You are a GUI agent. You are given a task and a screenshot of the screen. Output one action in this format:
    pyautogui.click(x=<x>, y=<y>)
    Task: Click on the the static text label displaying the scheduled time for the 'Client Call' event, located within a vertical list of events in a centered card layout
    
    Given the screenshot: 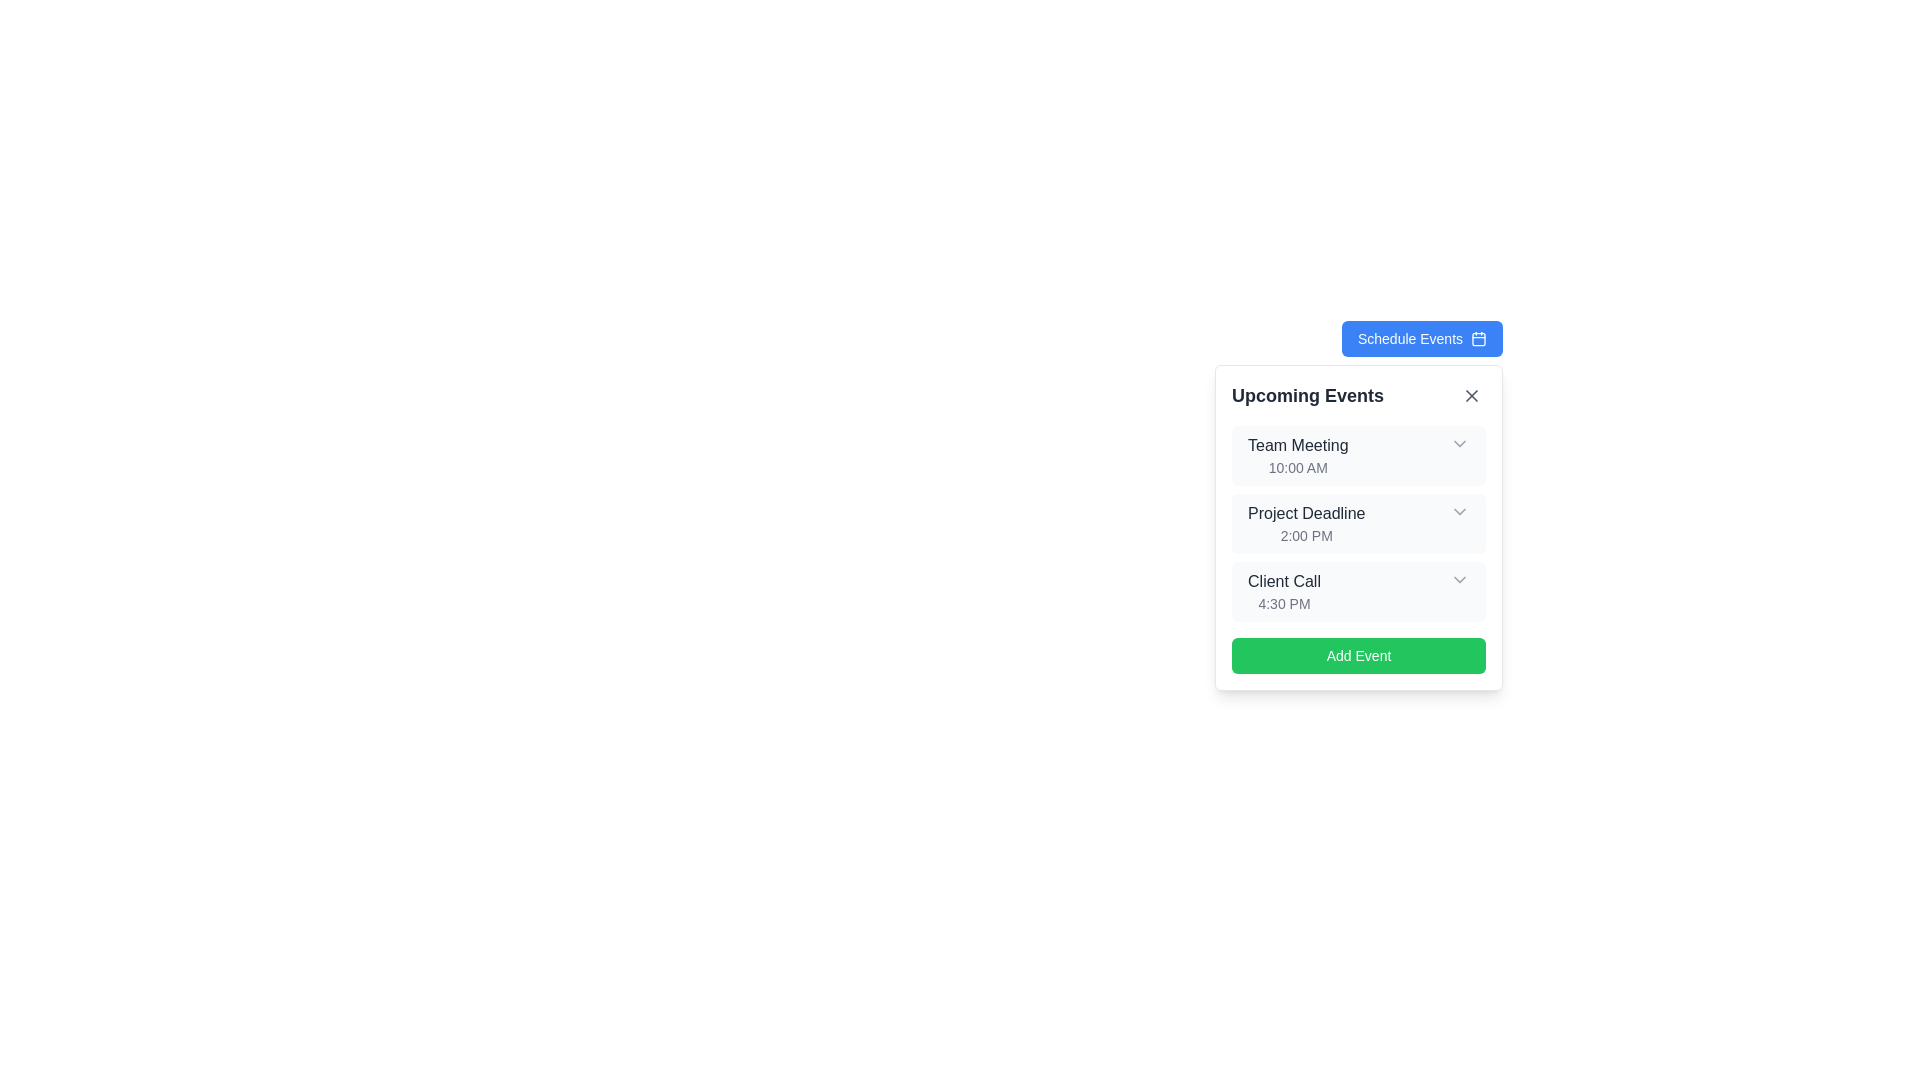 What is the action you would take?
    pyautogui.click(x=1284, y=603)
    